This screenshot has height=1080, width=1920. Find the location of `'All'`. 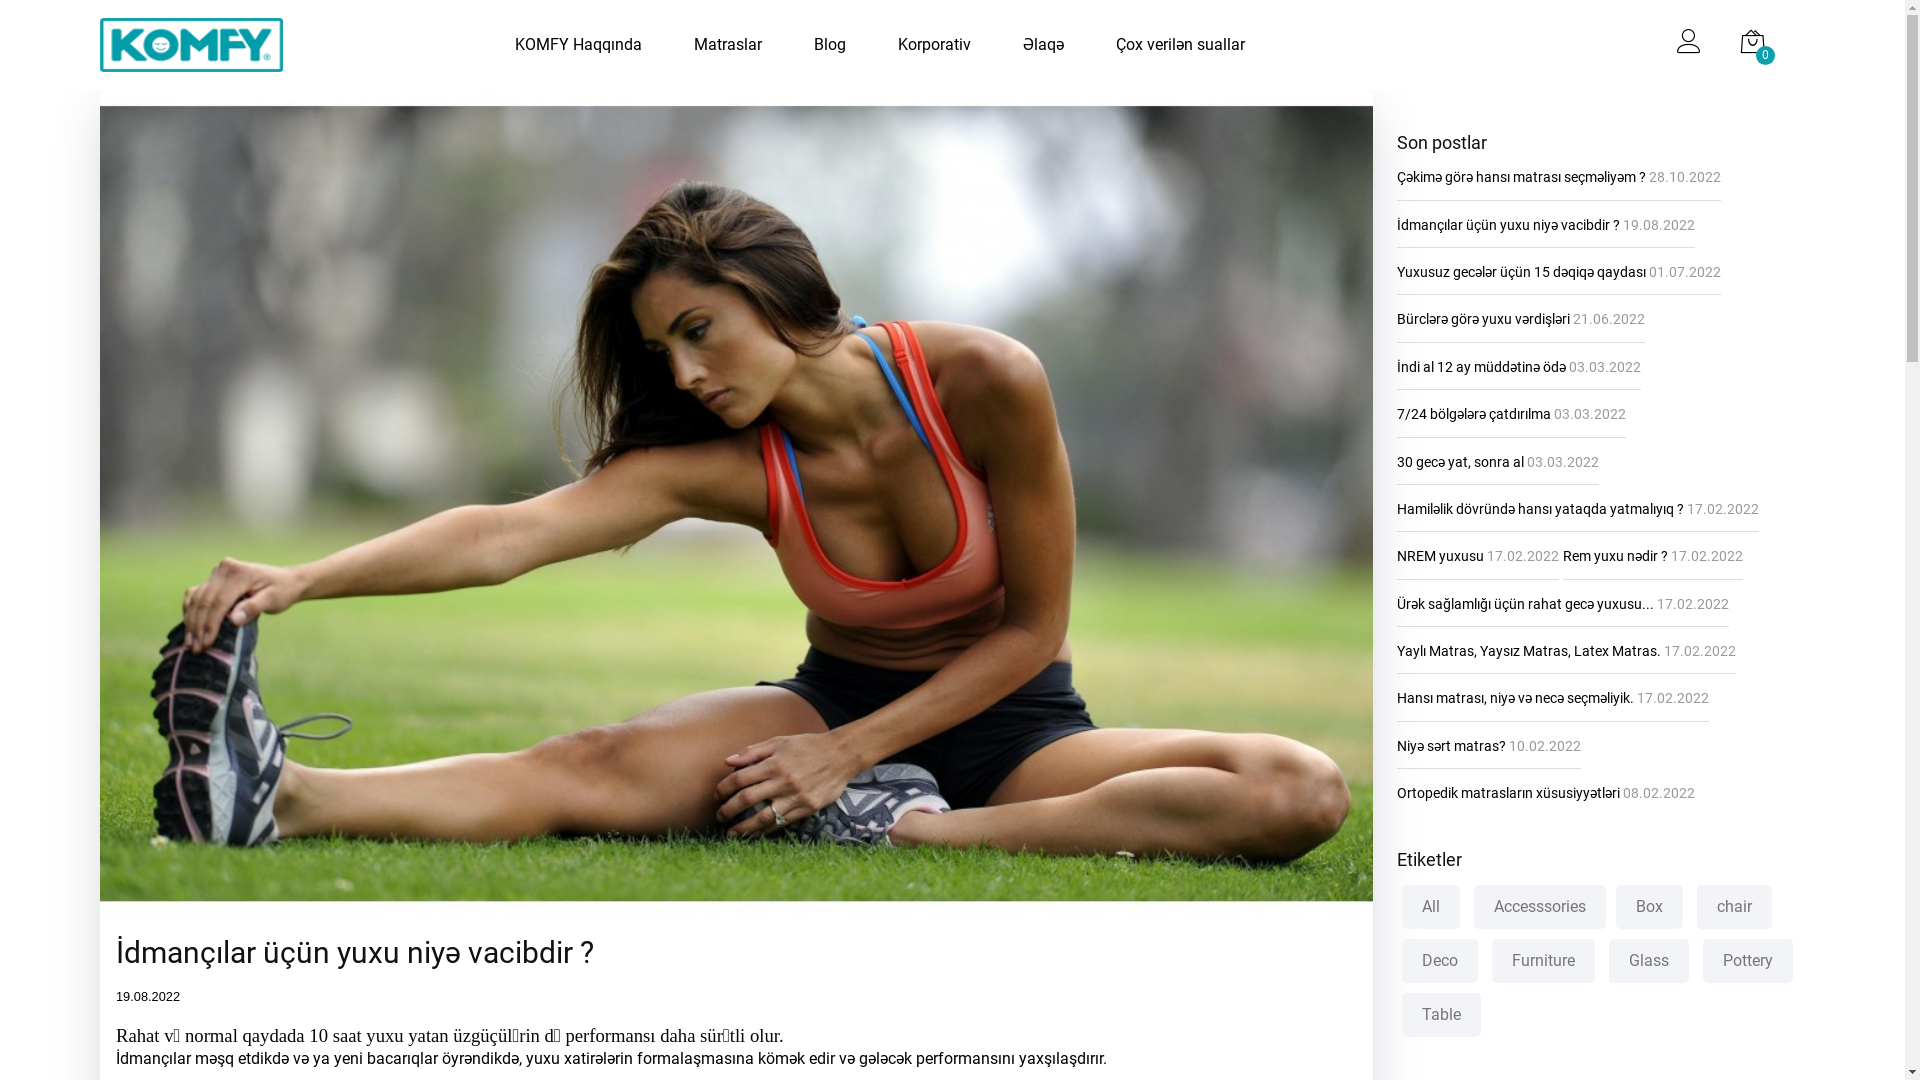

'All' is located at coordinates (1429, 906).